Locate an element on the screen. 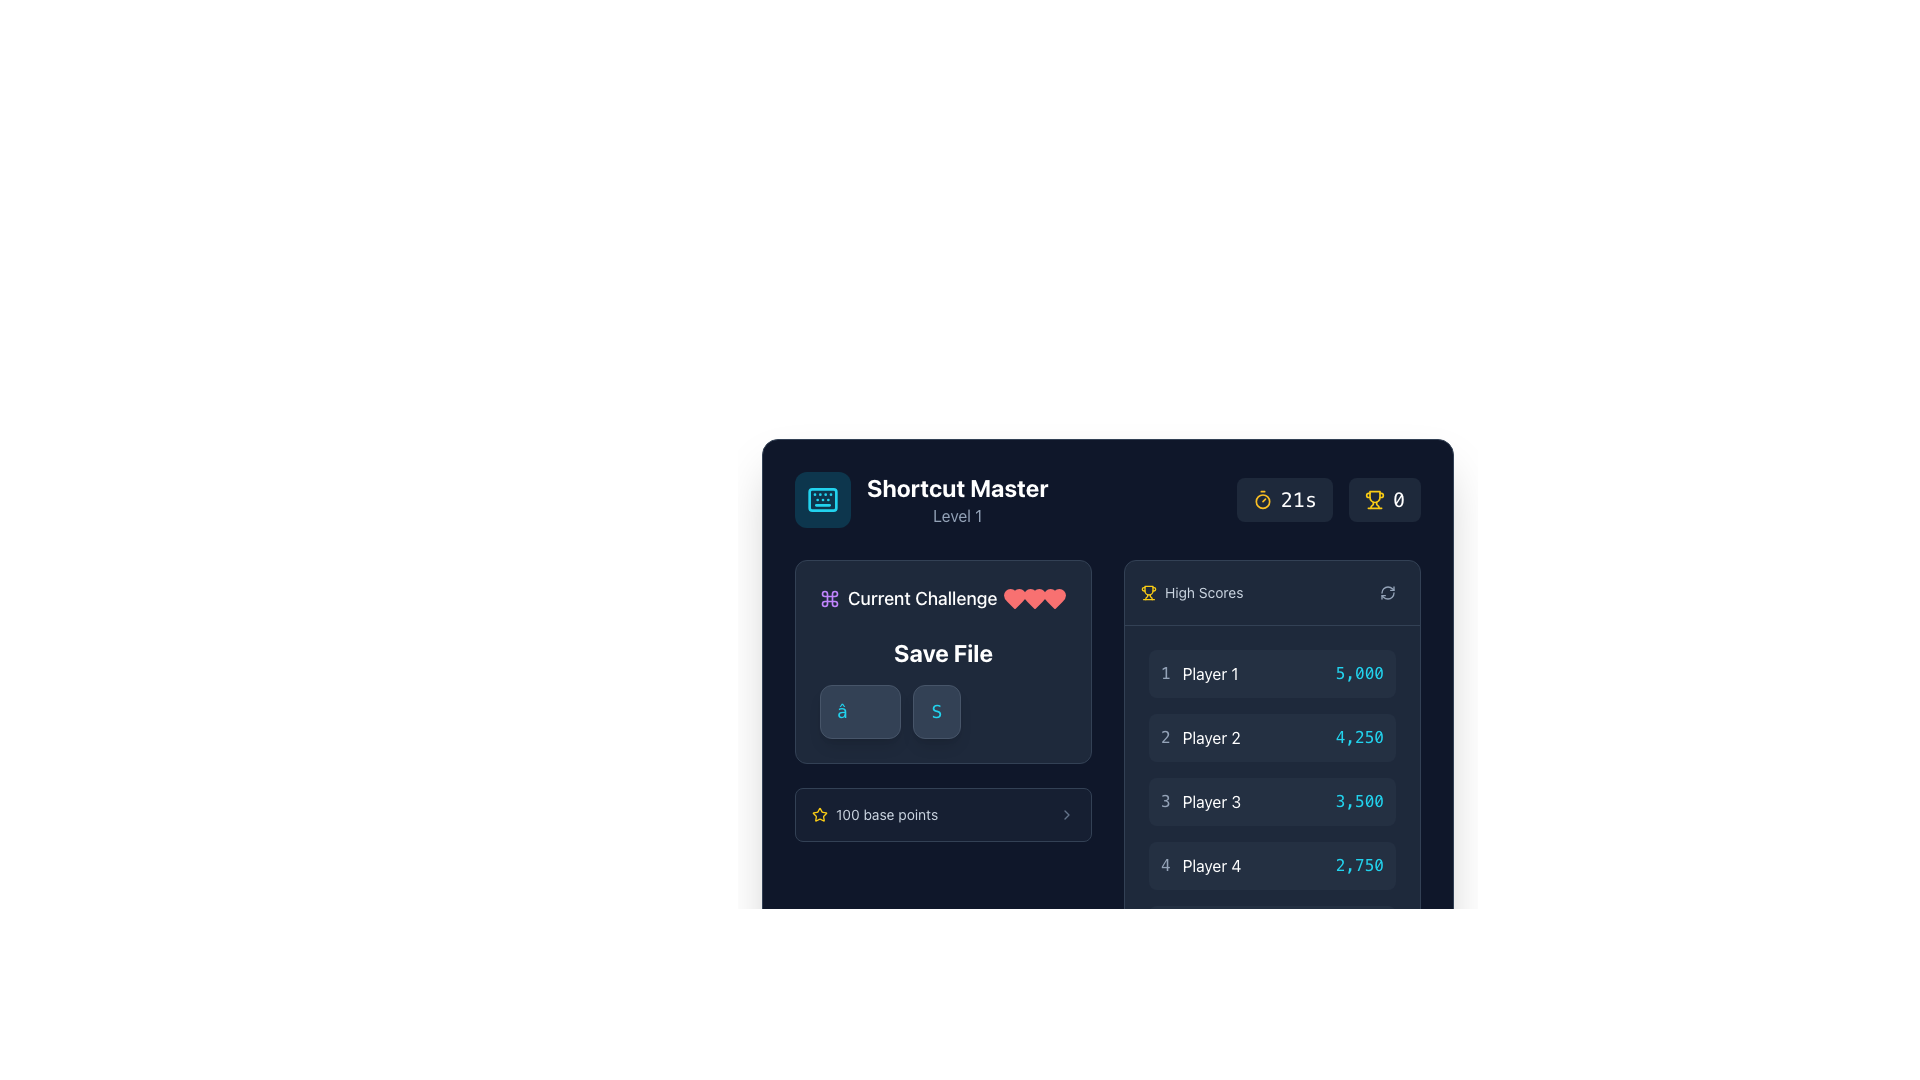 This screenshot has width=1920, height=1080. the Label displaying the grey number '1' and white text 'Player 1' located under the 'High Scores' section on the right side of the interface is located at coordinates (1199, 674).